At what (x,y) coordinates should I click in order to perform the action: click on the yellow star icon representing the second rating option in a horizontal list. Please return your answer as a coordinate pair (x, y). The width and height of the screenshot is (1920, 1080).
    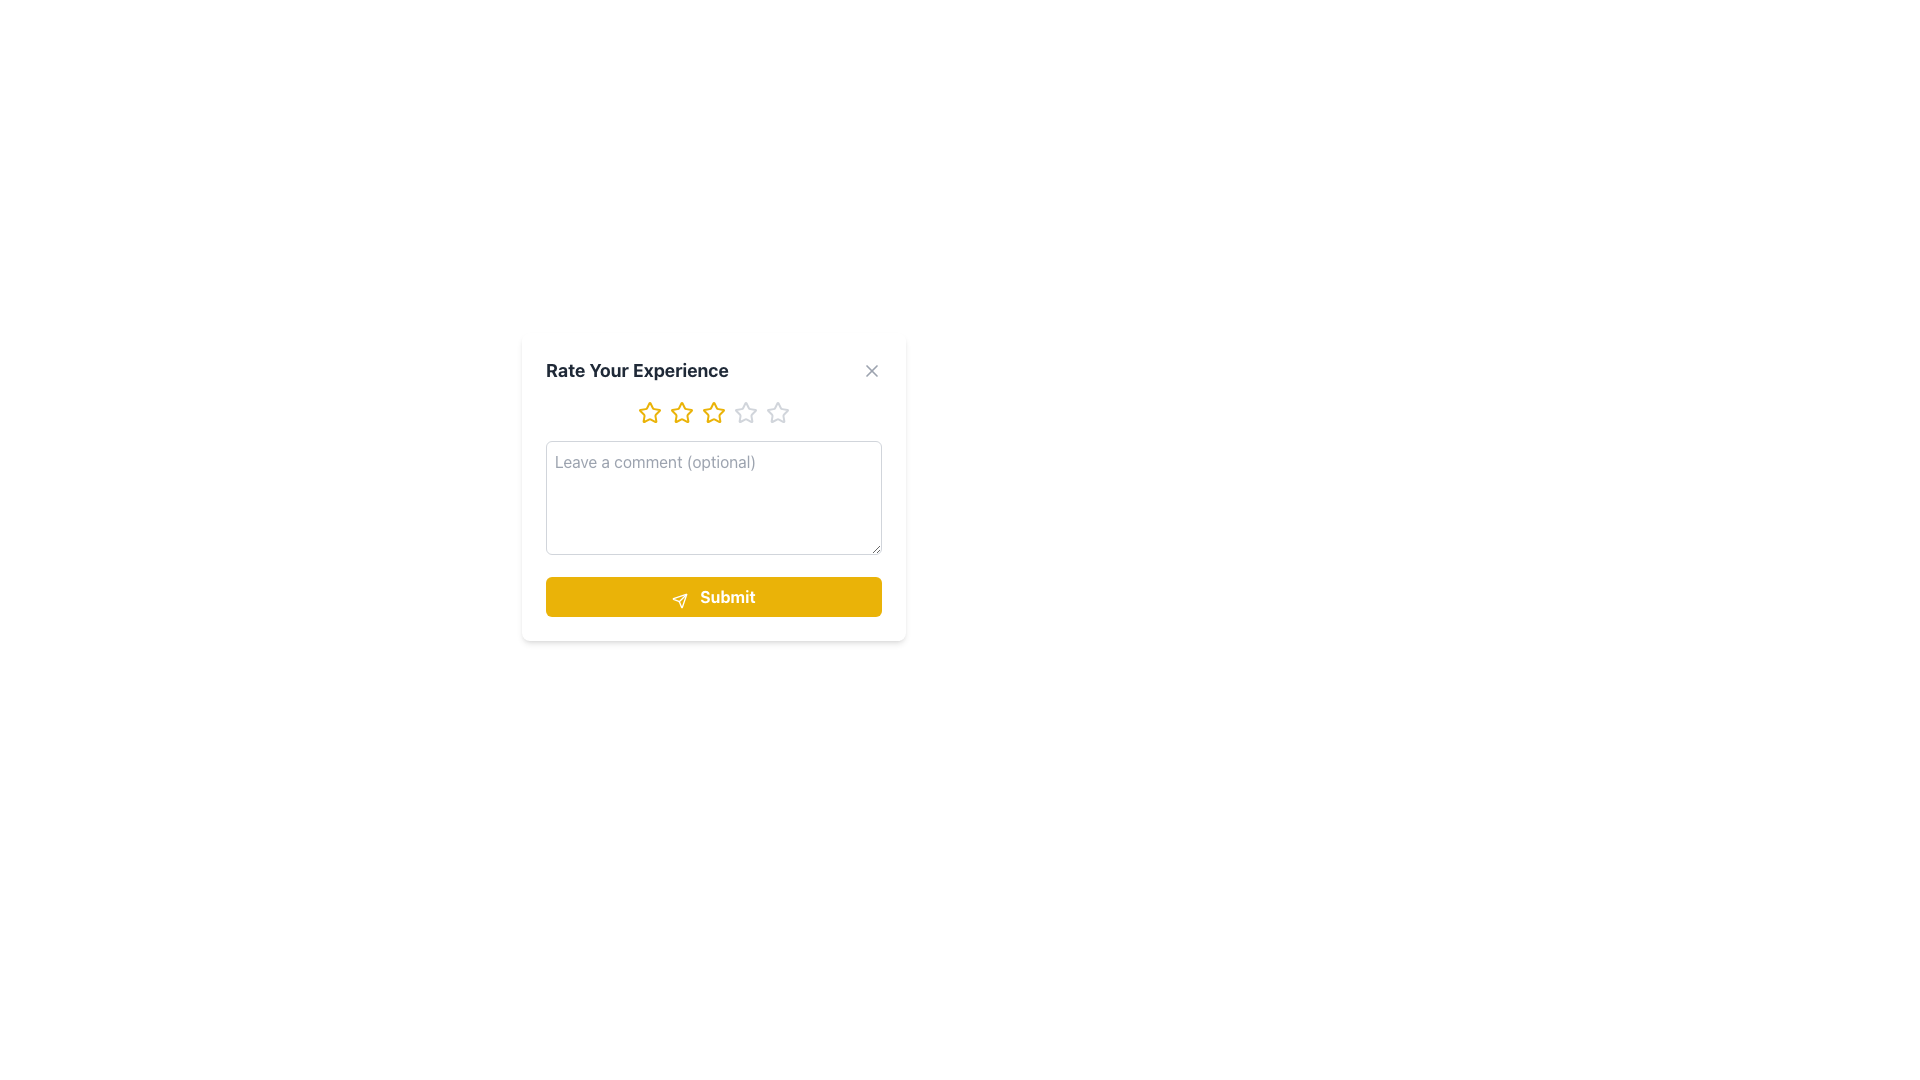
    Looking at the image, I should click on (649, 411).